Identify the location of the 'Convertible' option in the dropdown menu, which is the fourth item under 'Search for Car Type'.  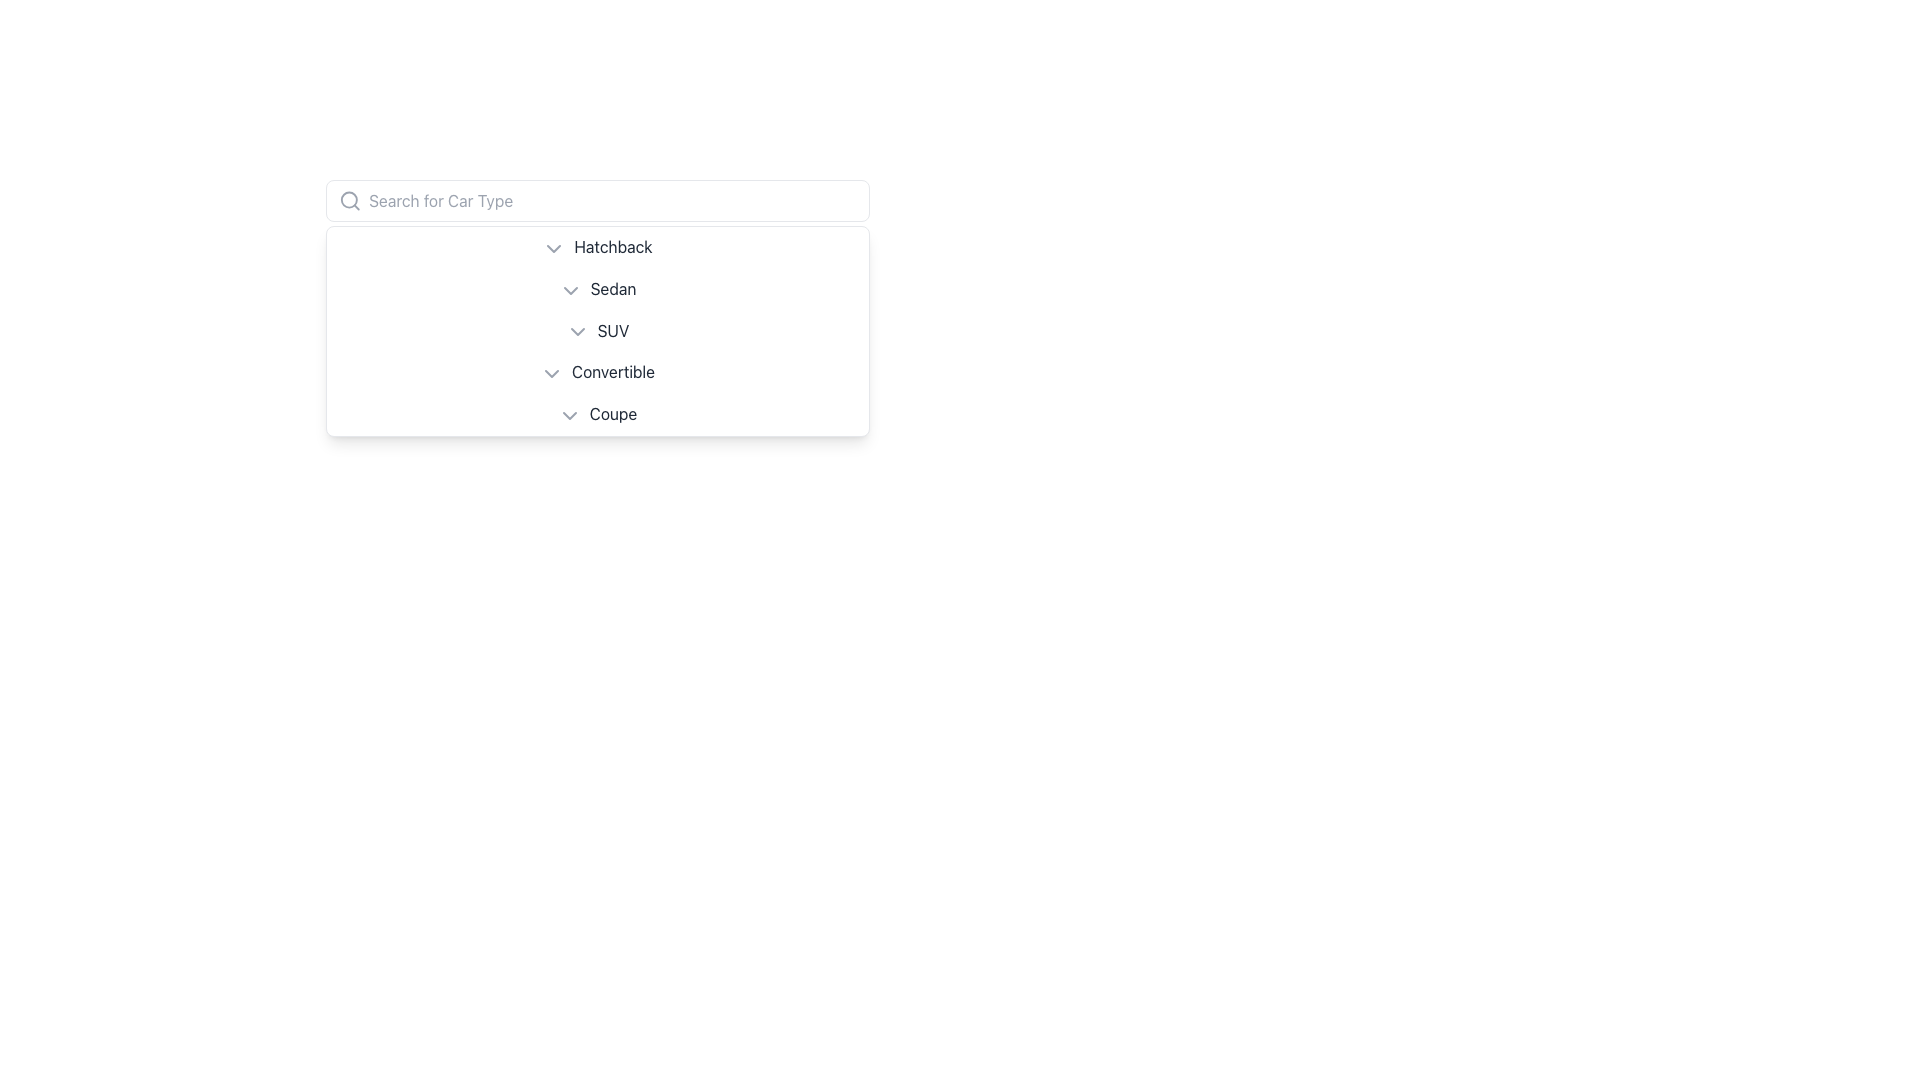
(596, 373).